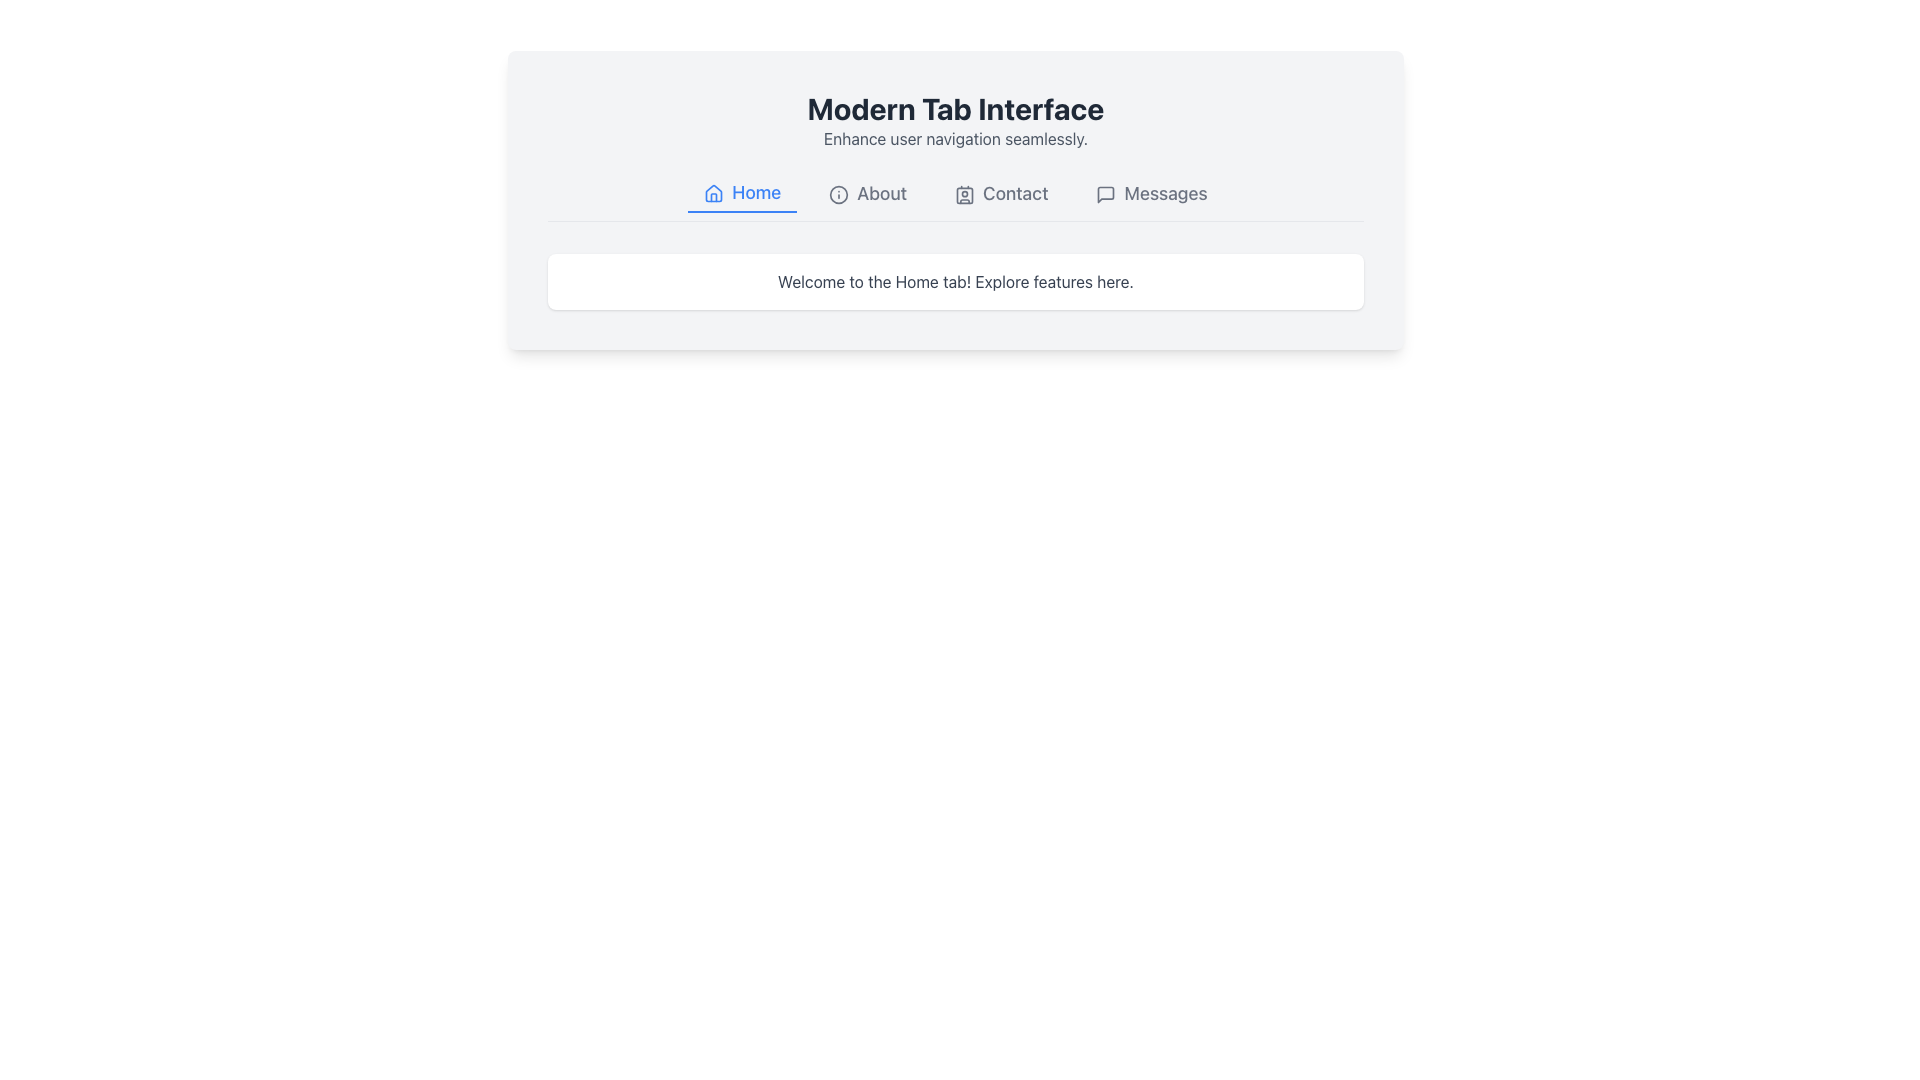  What do you see at coordinates (954, 281) in the screenshot?
I see `informational text block located below the horizontal tab navigation options in the 'Home' tab` at bounding box center [954, 281].